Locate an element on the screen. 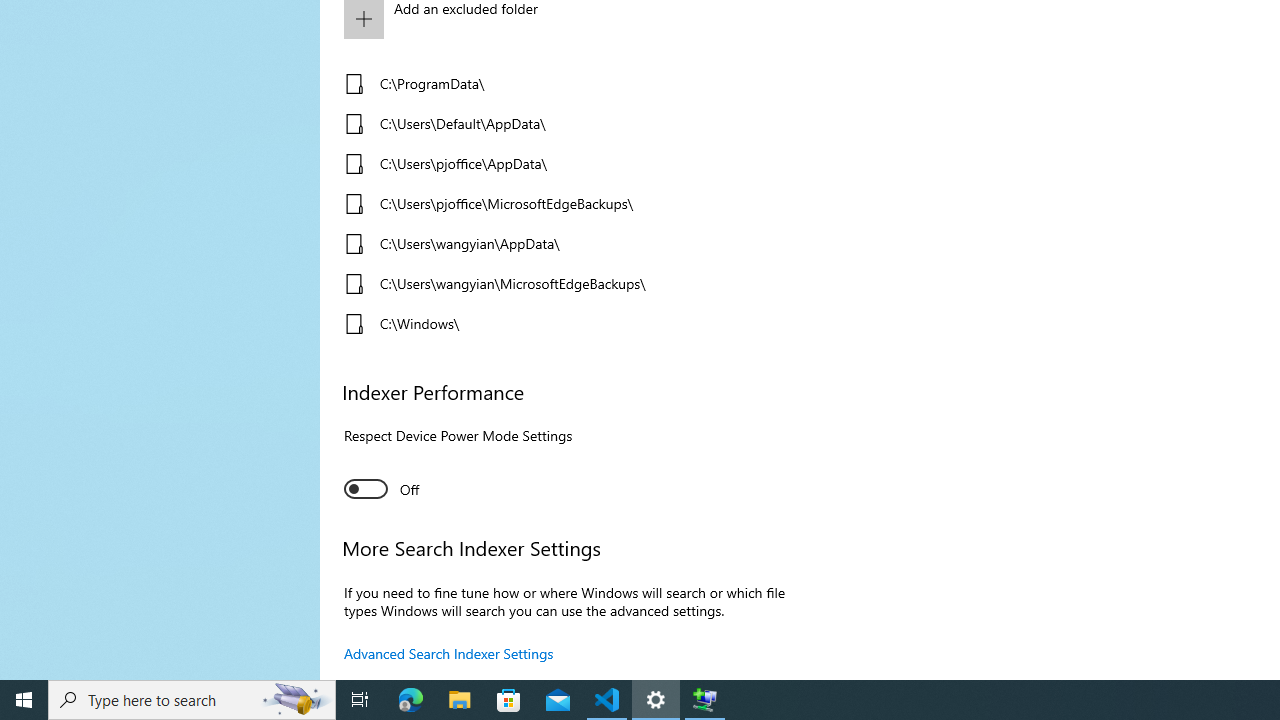  'Visual Studio Code - 1 running window' is located at coordinates (606, 698).